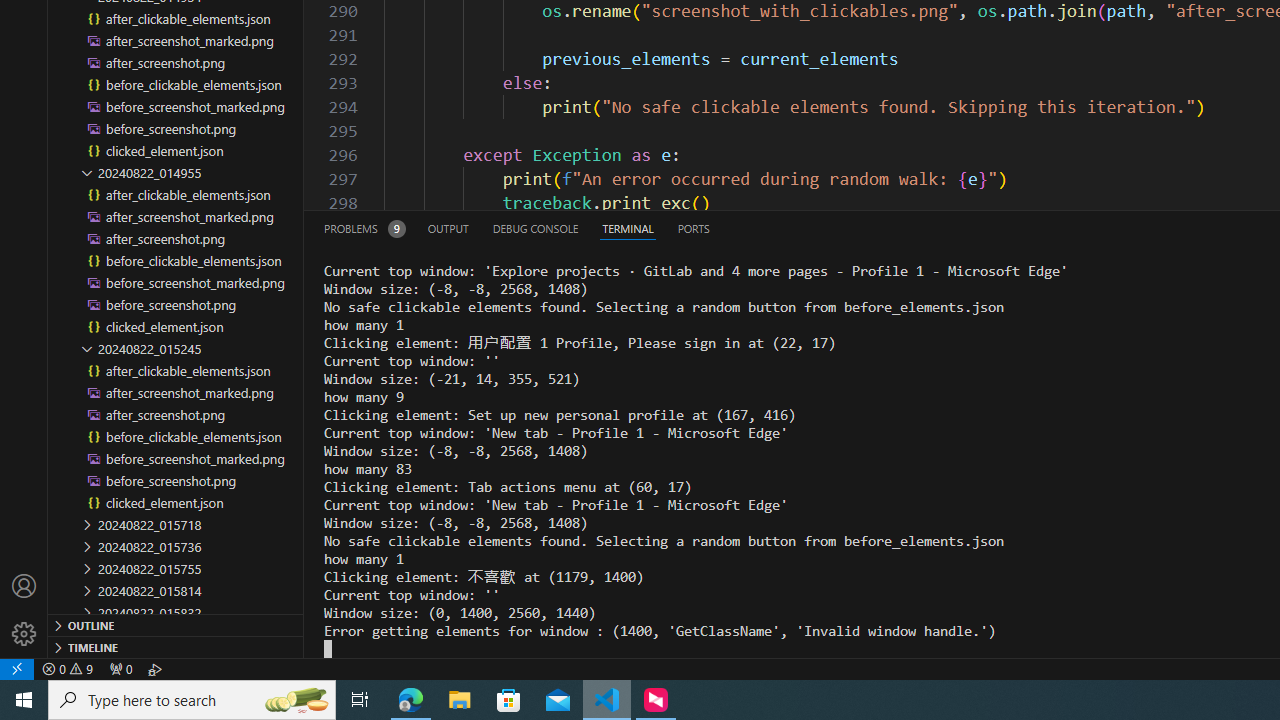 This screenshot has height=720, width=1280. What do you see at coordinates (626, 227) in the screenshot?
I see `'Terminal (Ctrl+`)'` at bounding box center [626, 227].